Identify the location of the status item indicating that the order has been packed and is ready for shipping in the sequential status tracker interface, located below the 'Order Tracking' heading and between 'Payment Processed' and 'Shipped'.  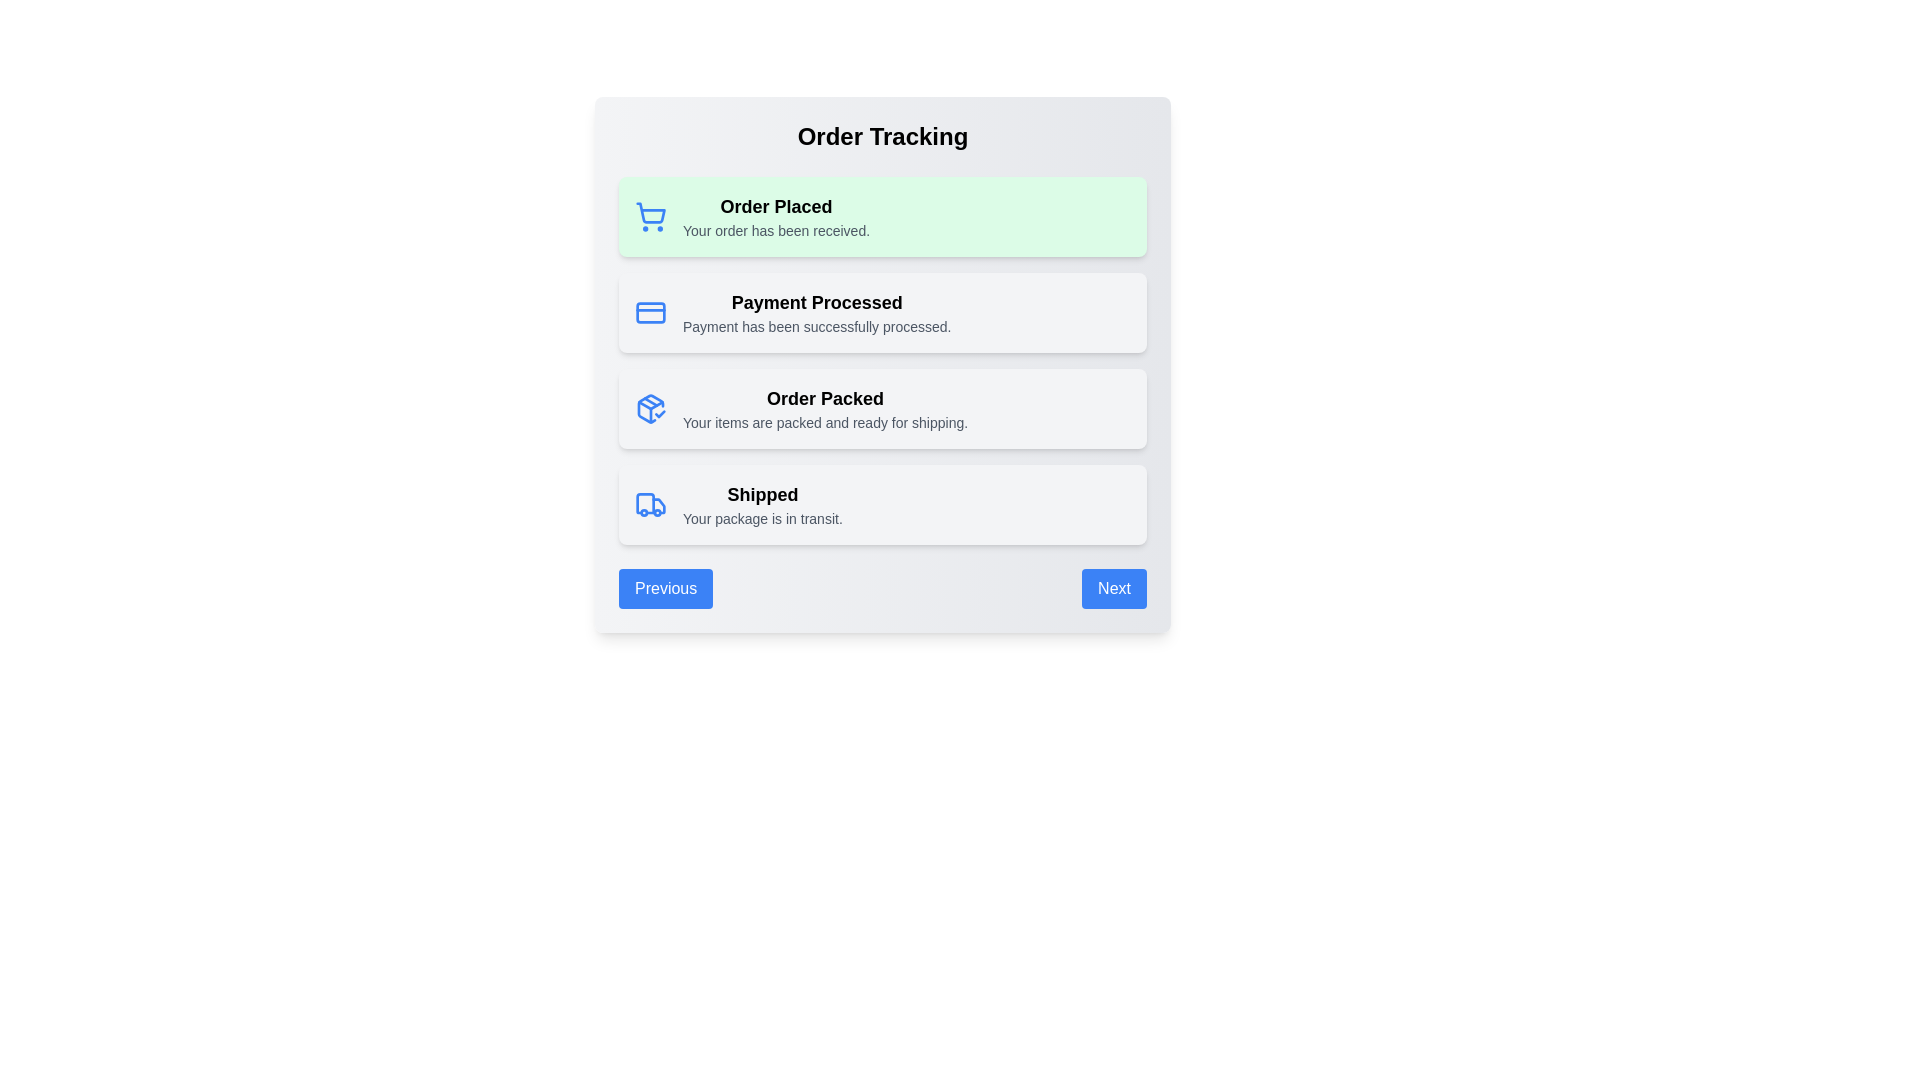
(882, 407).